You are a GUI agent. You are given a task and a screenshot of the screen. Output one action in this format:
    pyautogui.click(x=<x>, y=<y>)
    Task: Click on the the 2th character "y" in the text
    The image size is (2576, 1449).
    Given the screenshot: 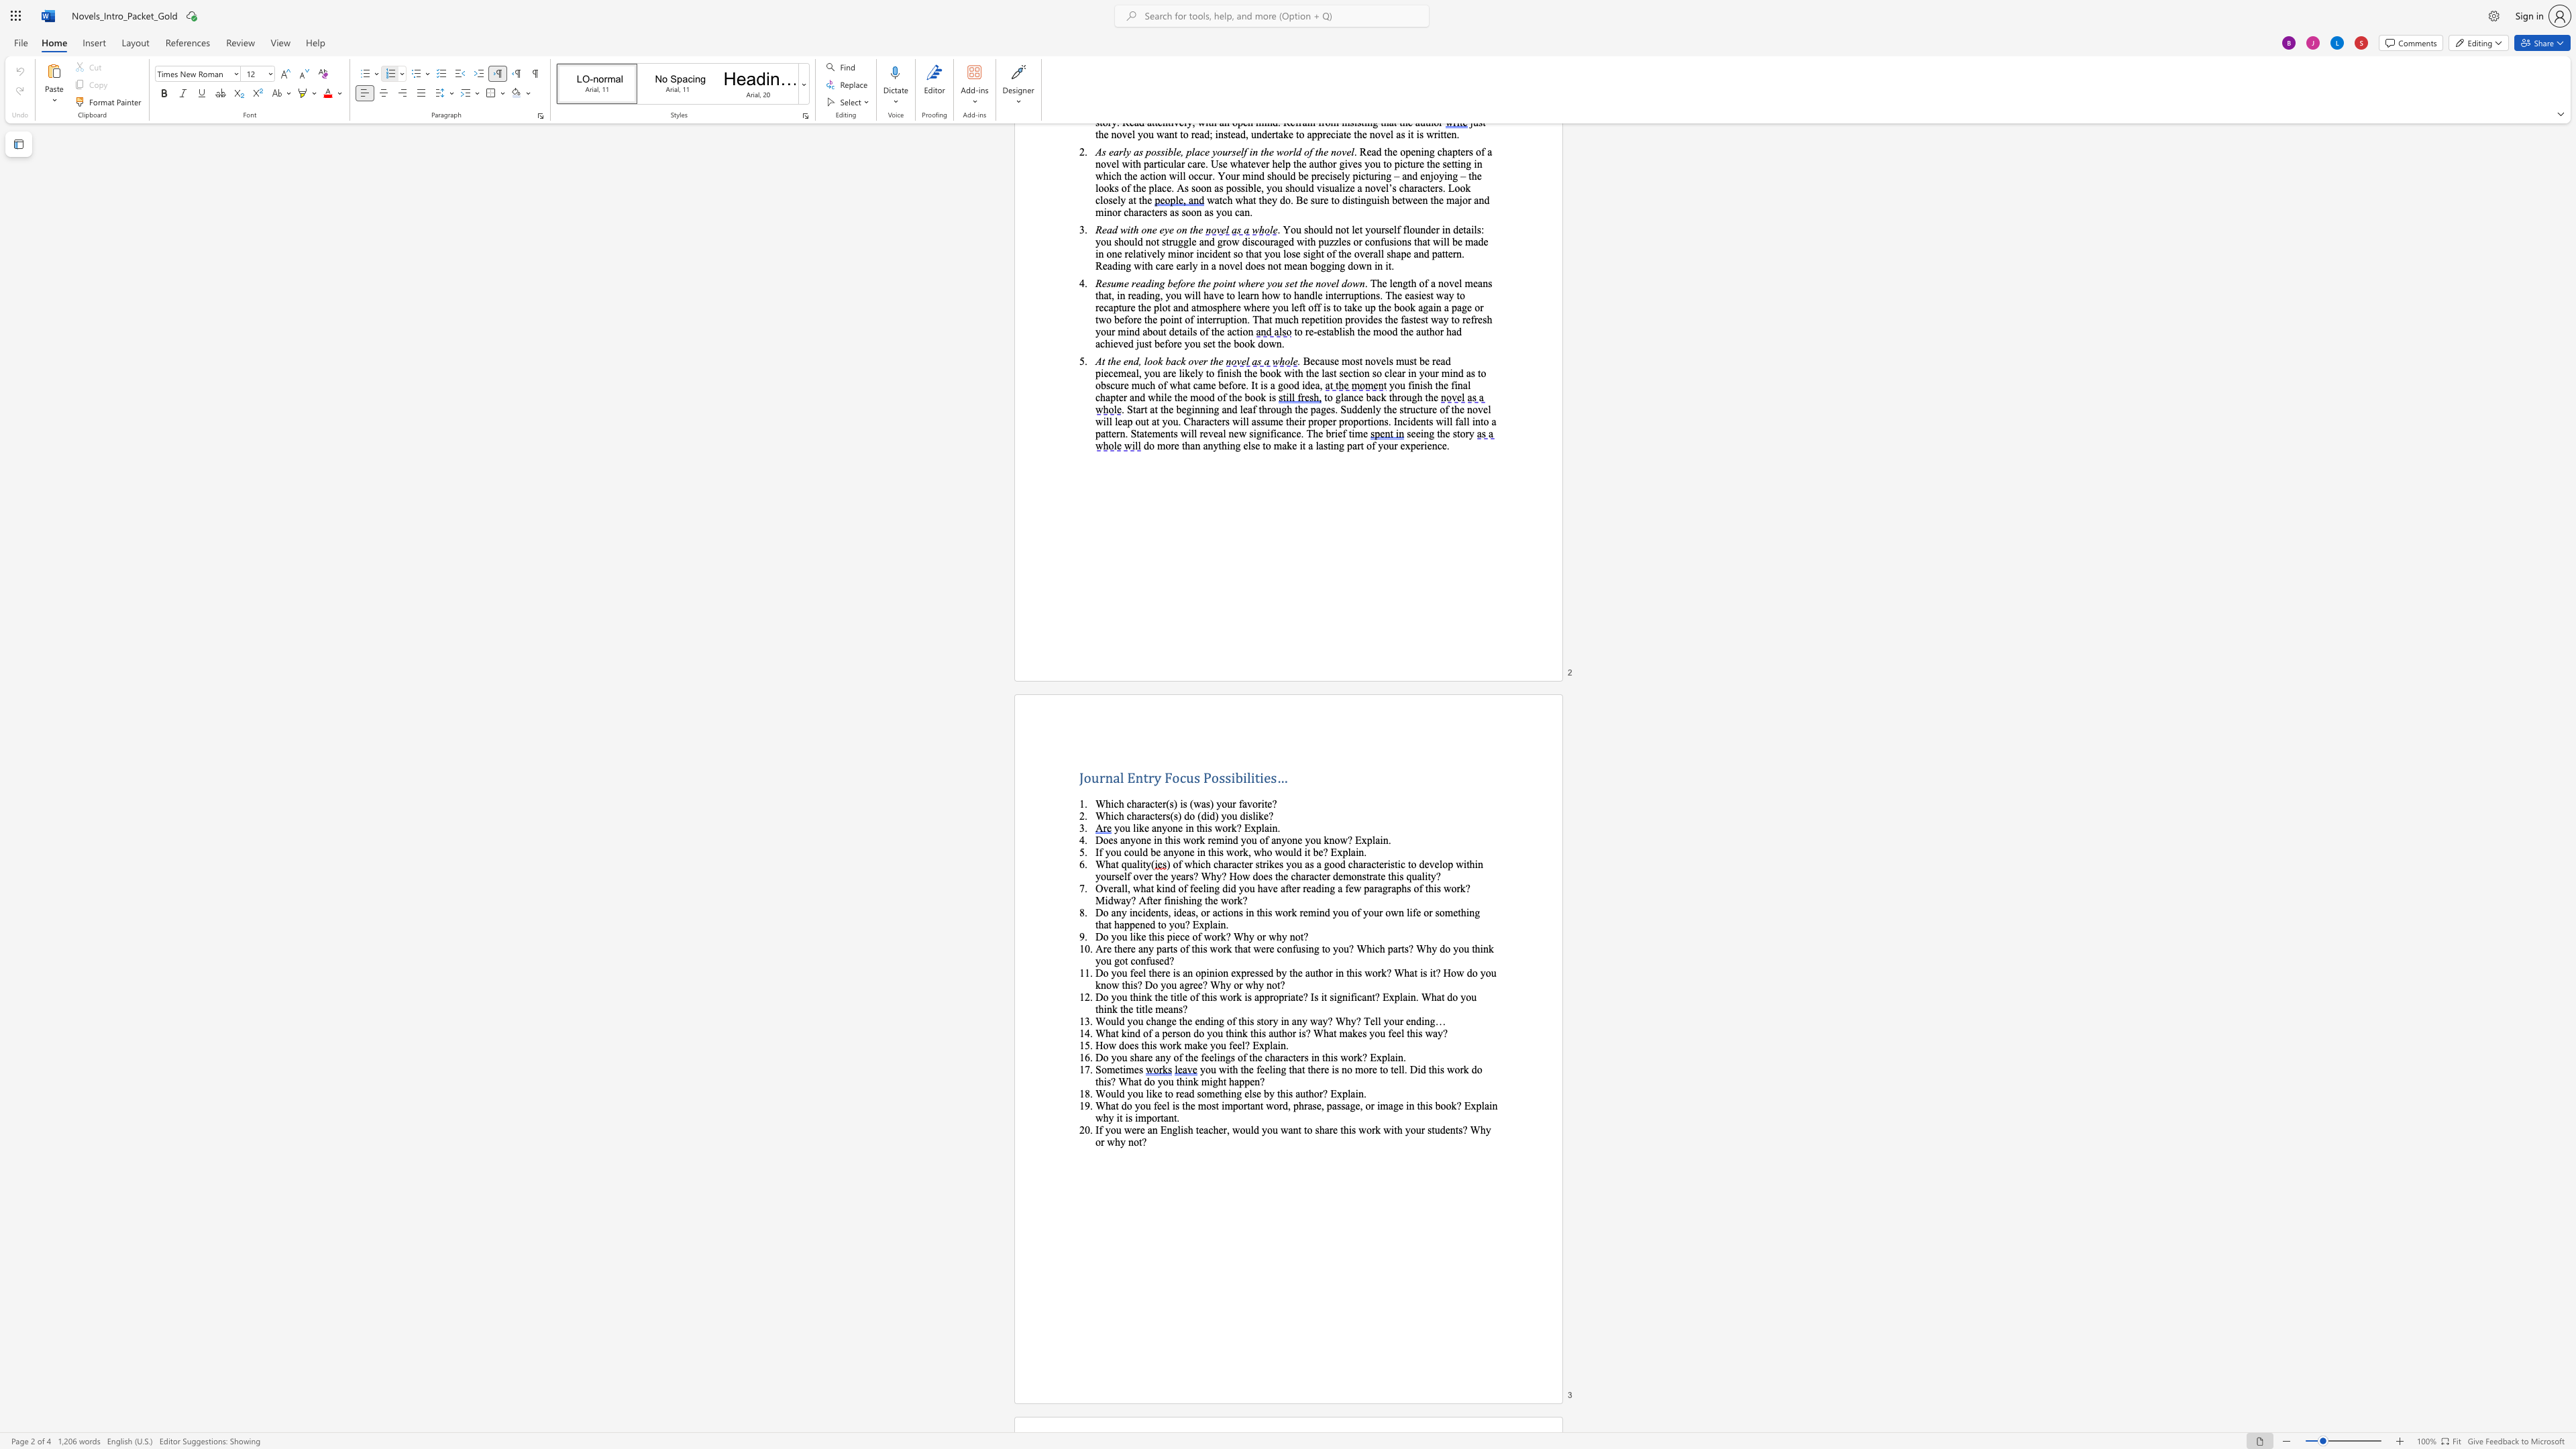 What is the action you would take?
    pyautogui.click(x=1271, y=1092)
    